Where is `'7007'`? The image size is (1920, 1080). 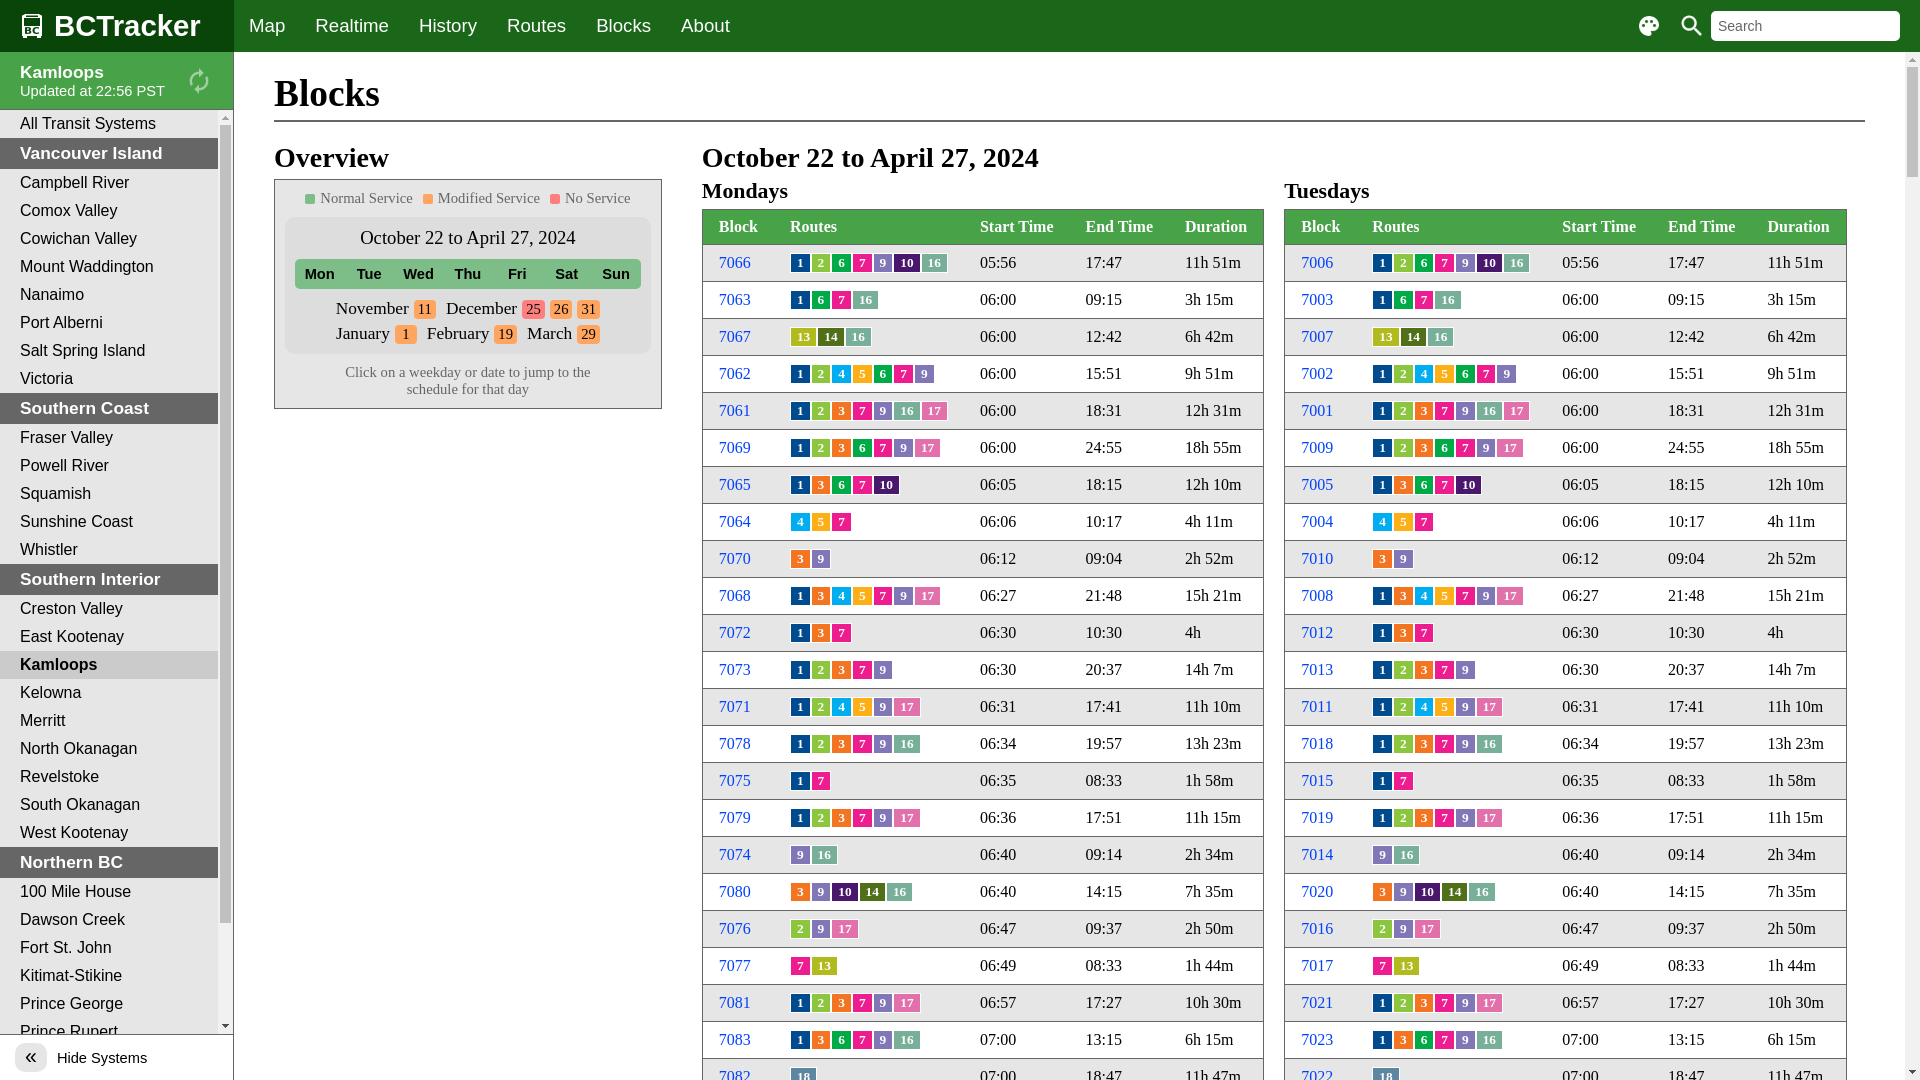 '7007' is located at coordinates (1300, 335).